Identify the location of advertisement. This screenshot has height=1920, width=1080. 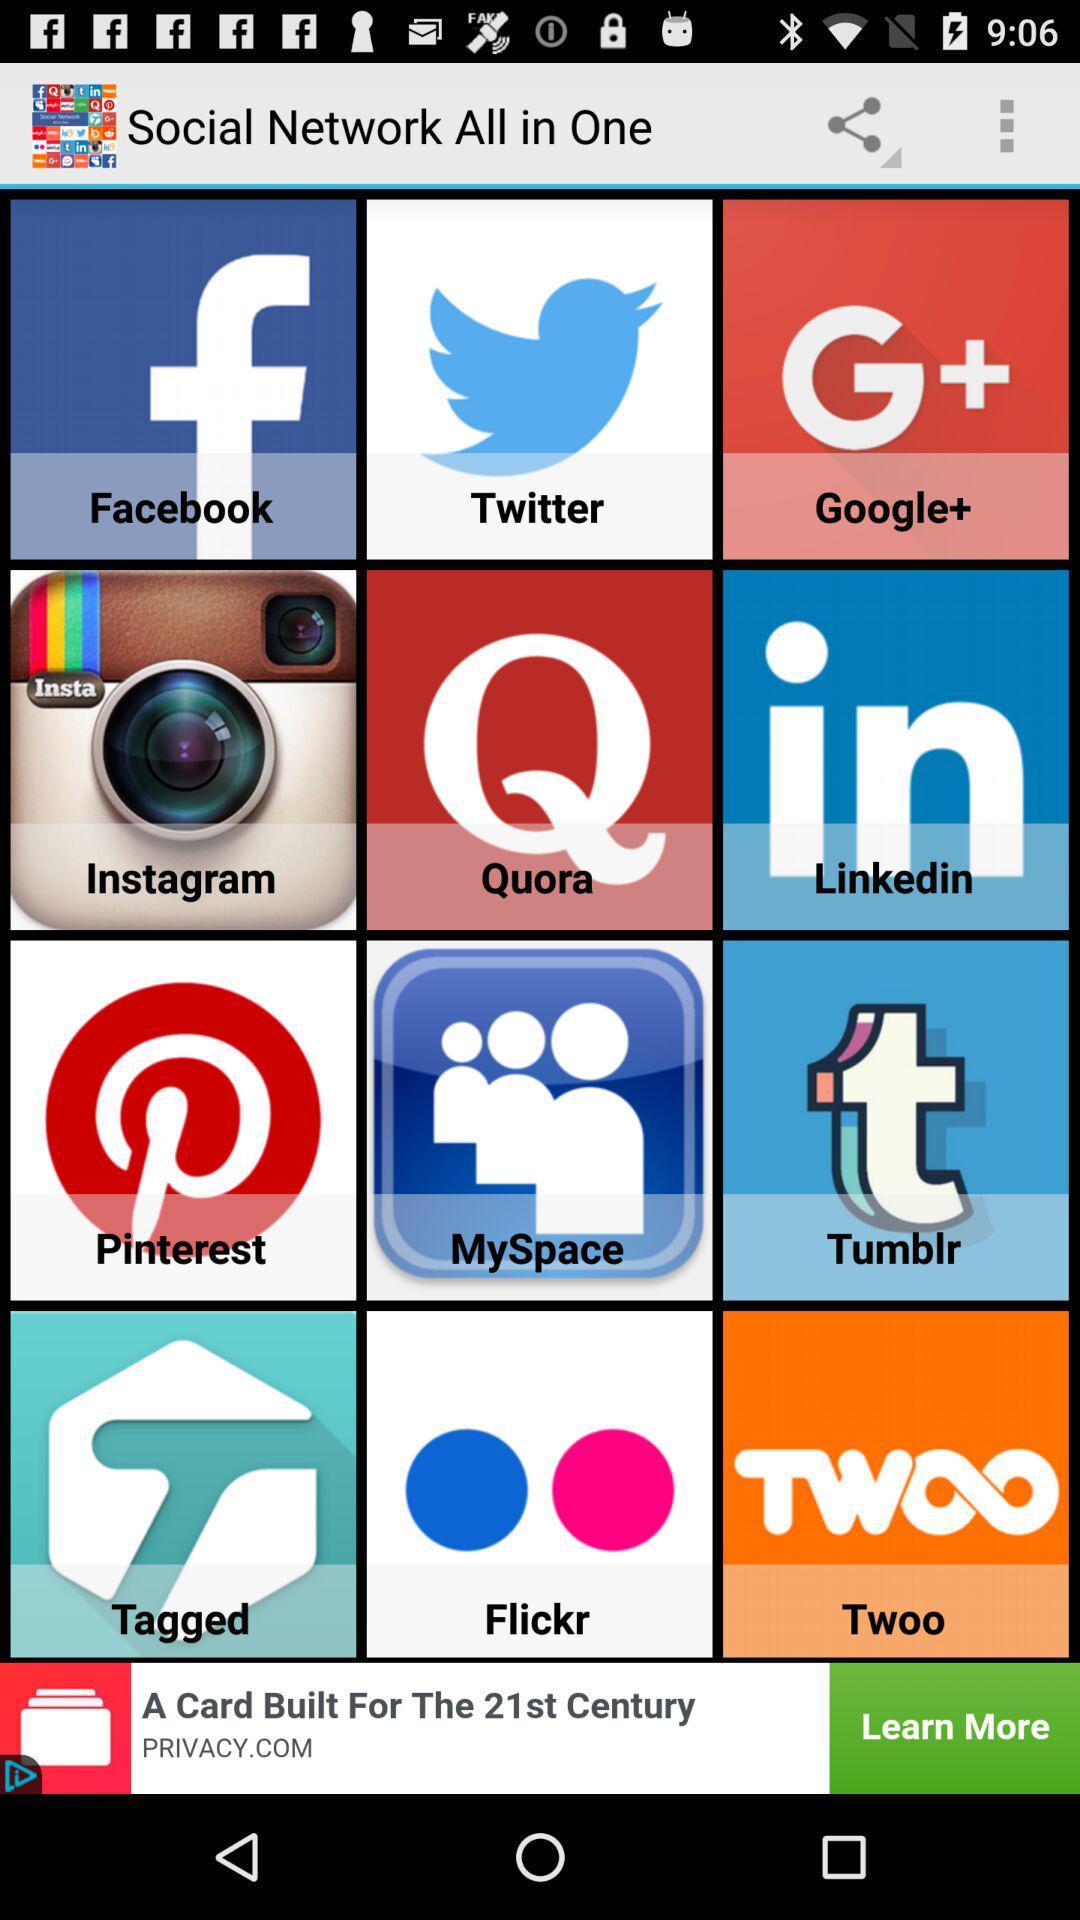
(540, 1727).